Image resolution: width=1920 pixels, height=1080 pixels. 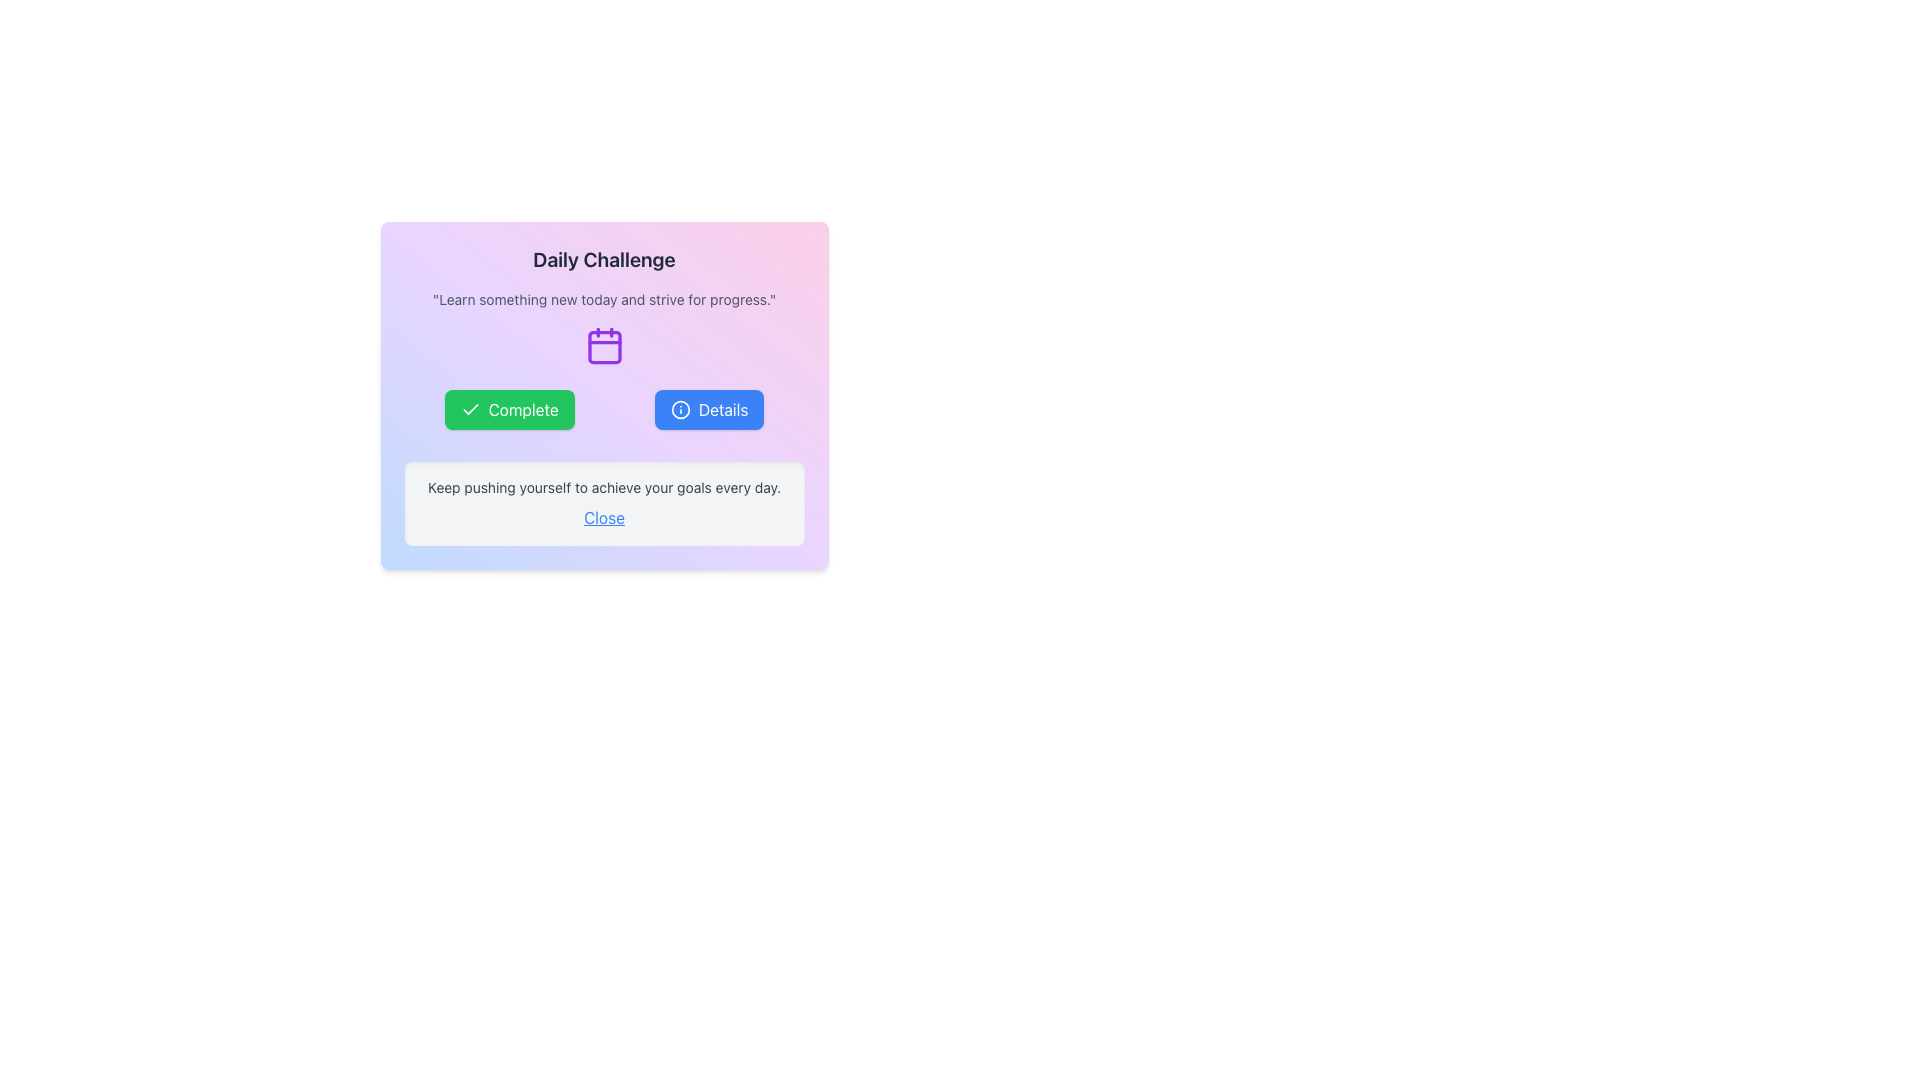 What do you see at coordinates (603, 516) in the screenshot?
I see `the 'Close' text link, which is styled in blue and underlined, located at the center bottom of the light gray background box within the card-like UI` at bounding box center [603, 516].